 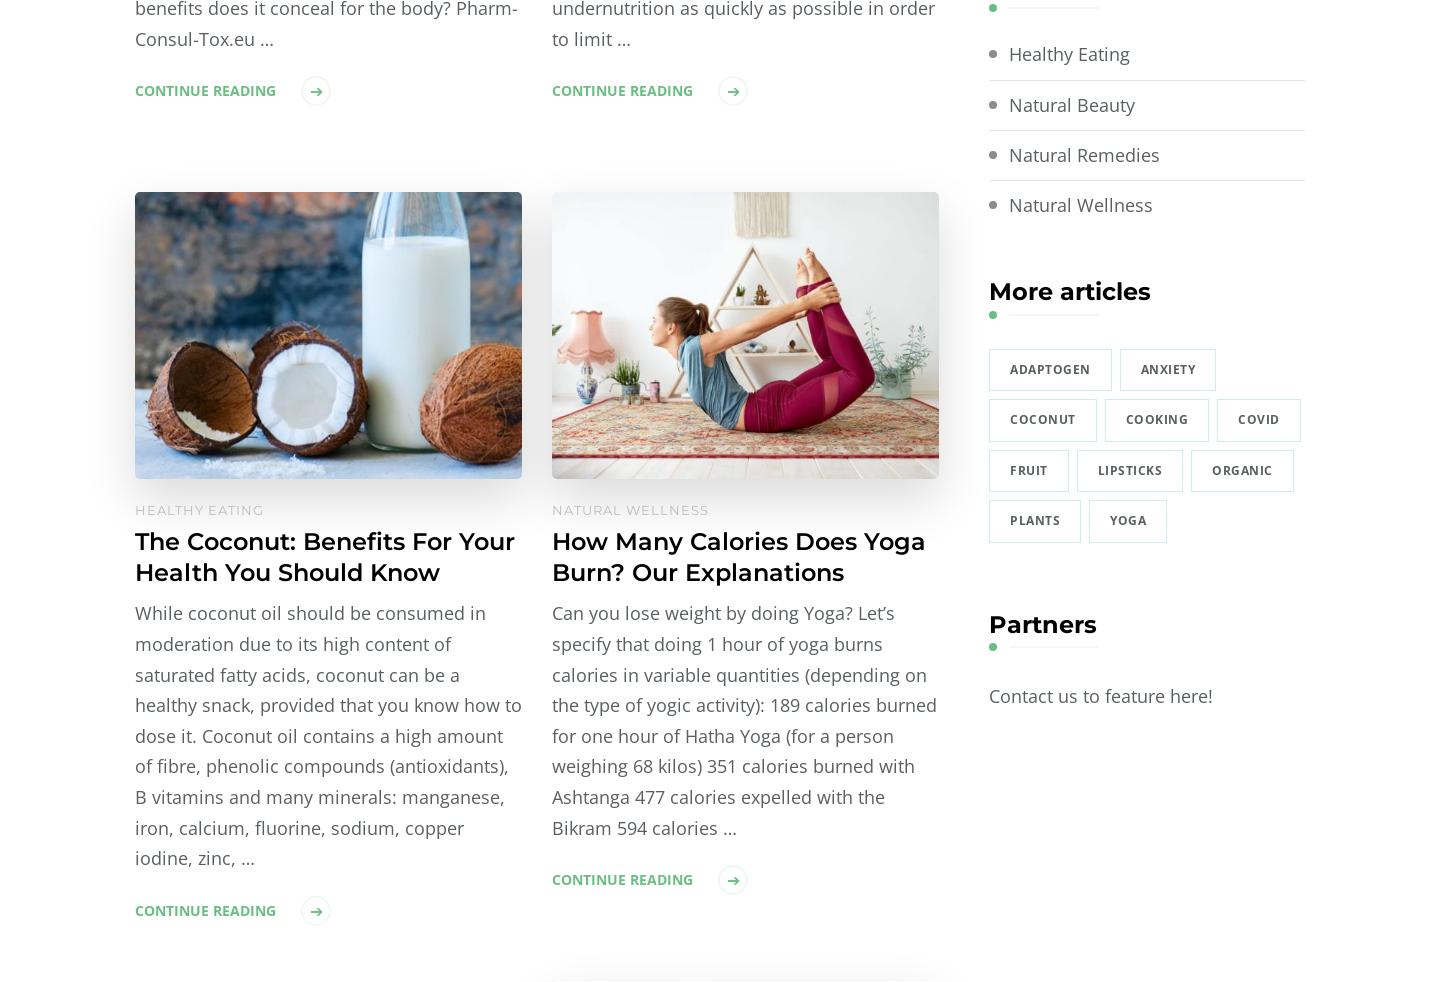 I want to click on 'The Coconut: Benefits For Your Health You Should Know', so click(x=325, y=555).